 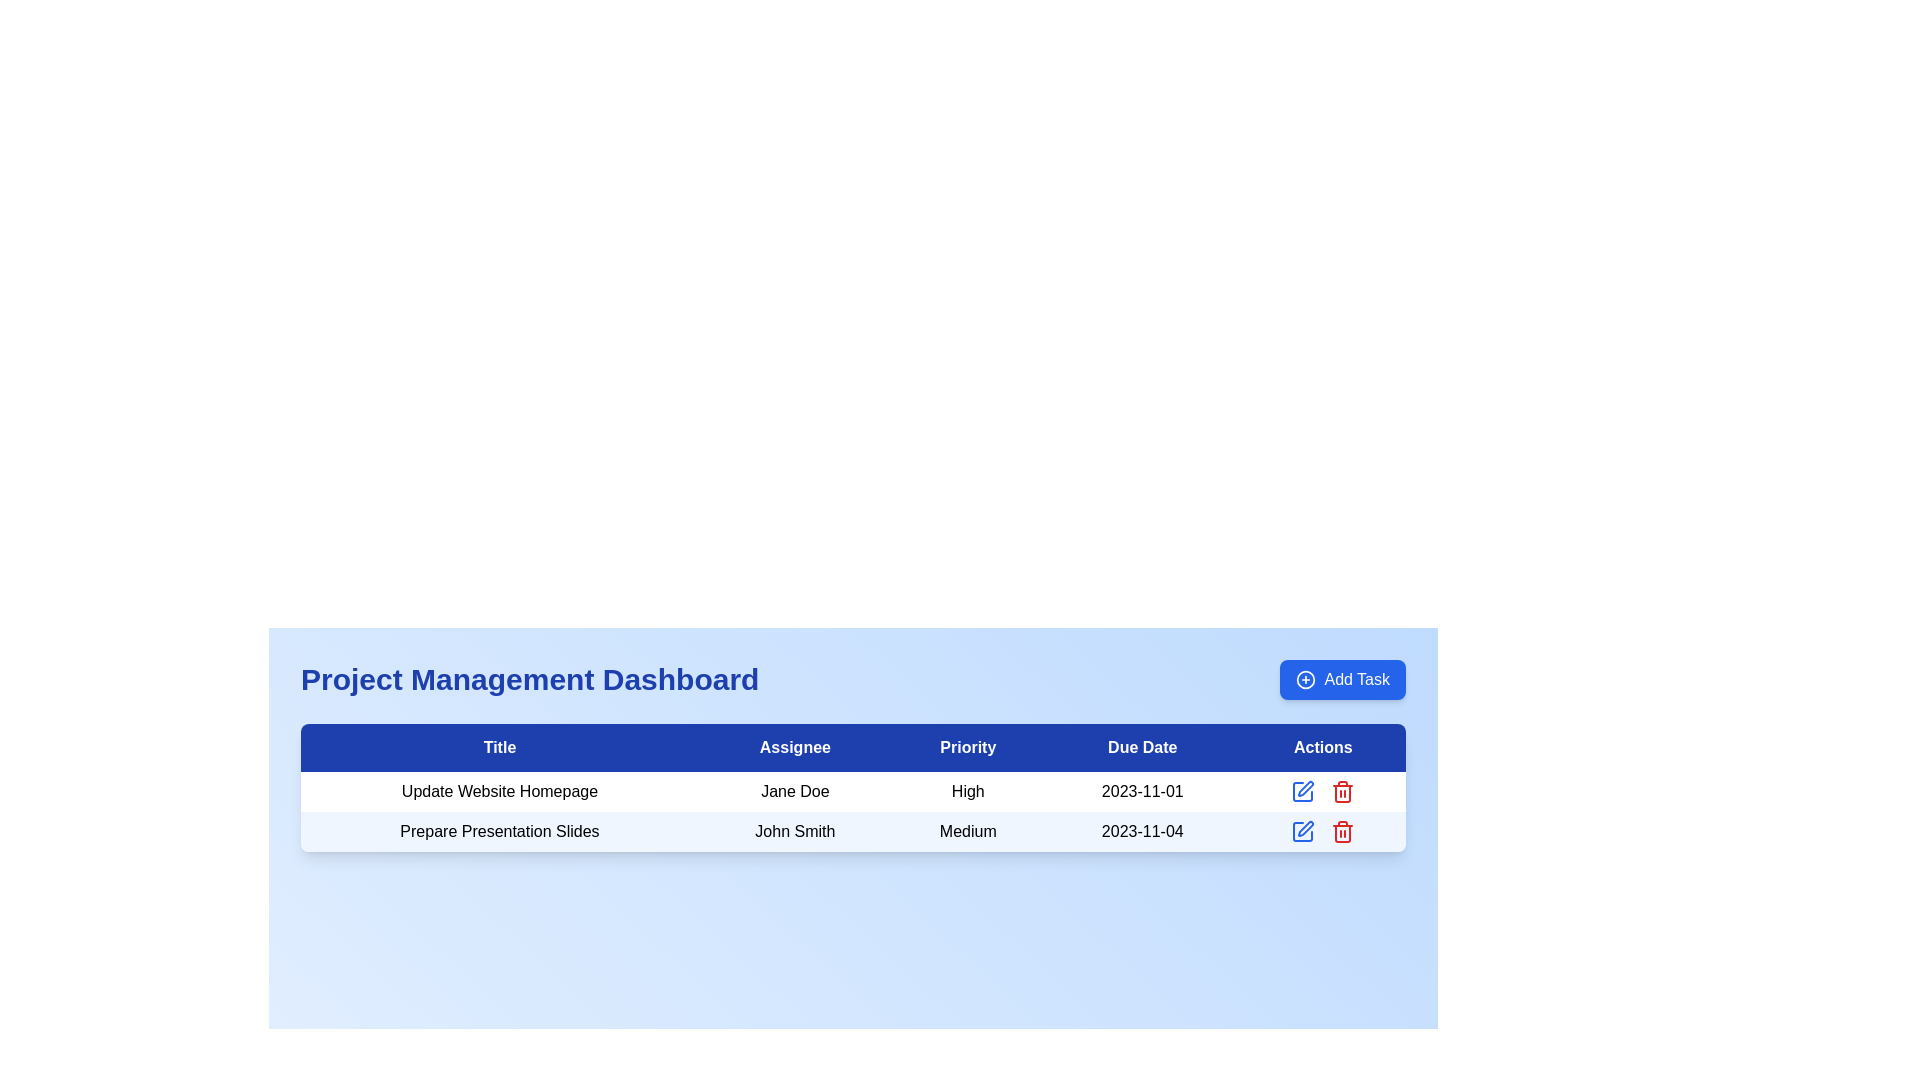 I want to click on the 'Assignee' text label, which is the second column header in the table, displayed in bold white on a blue background, so click(x=794, y=748).